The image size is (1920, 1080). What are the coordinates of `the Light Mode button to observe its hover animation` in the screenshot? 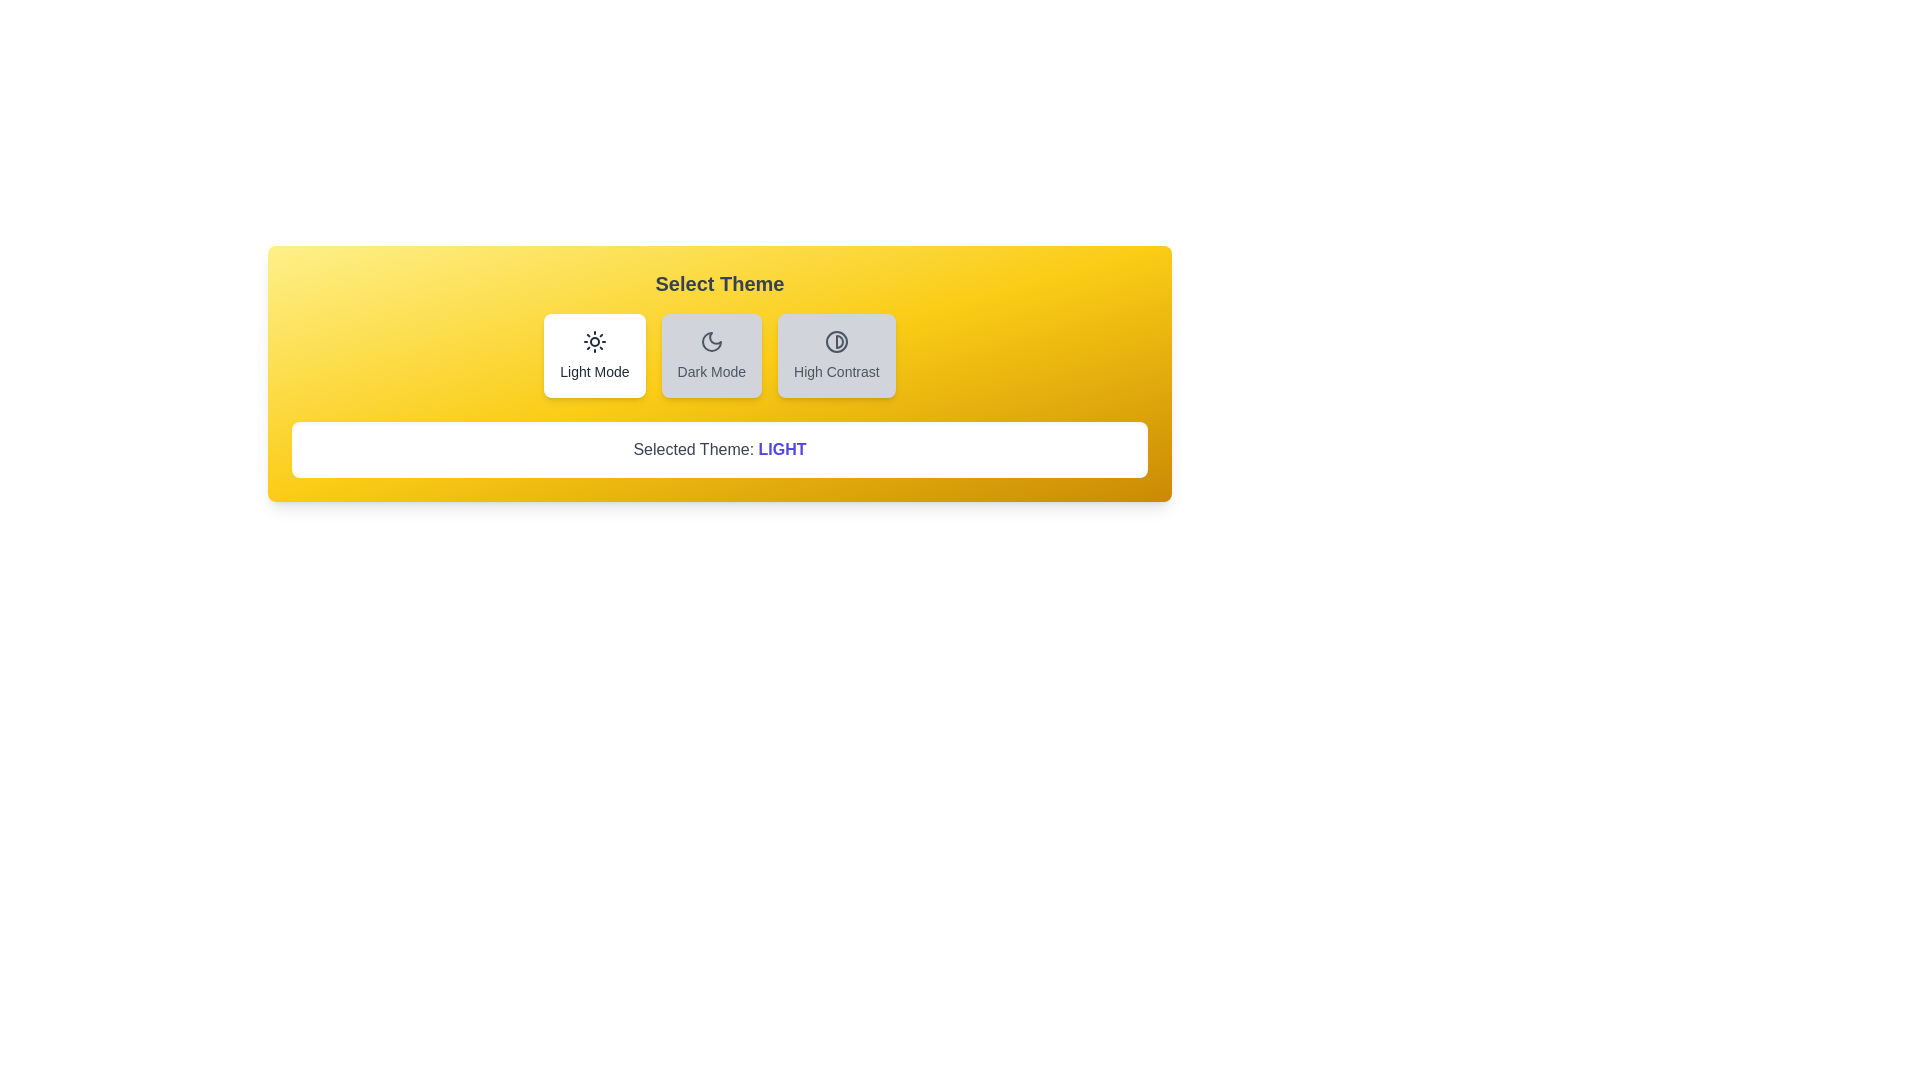 It's located at (594, 354).